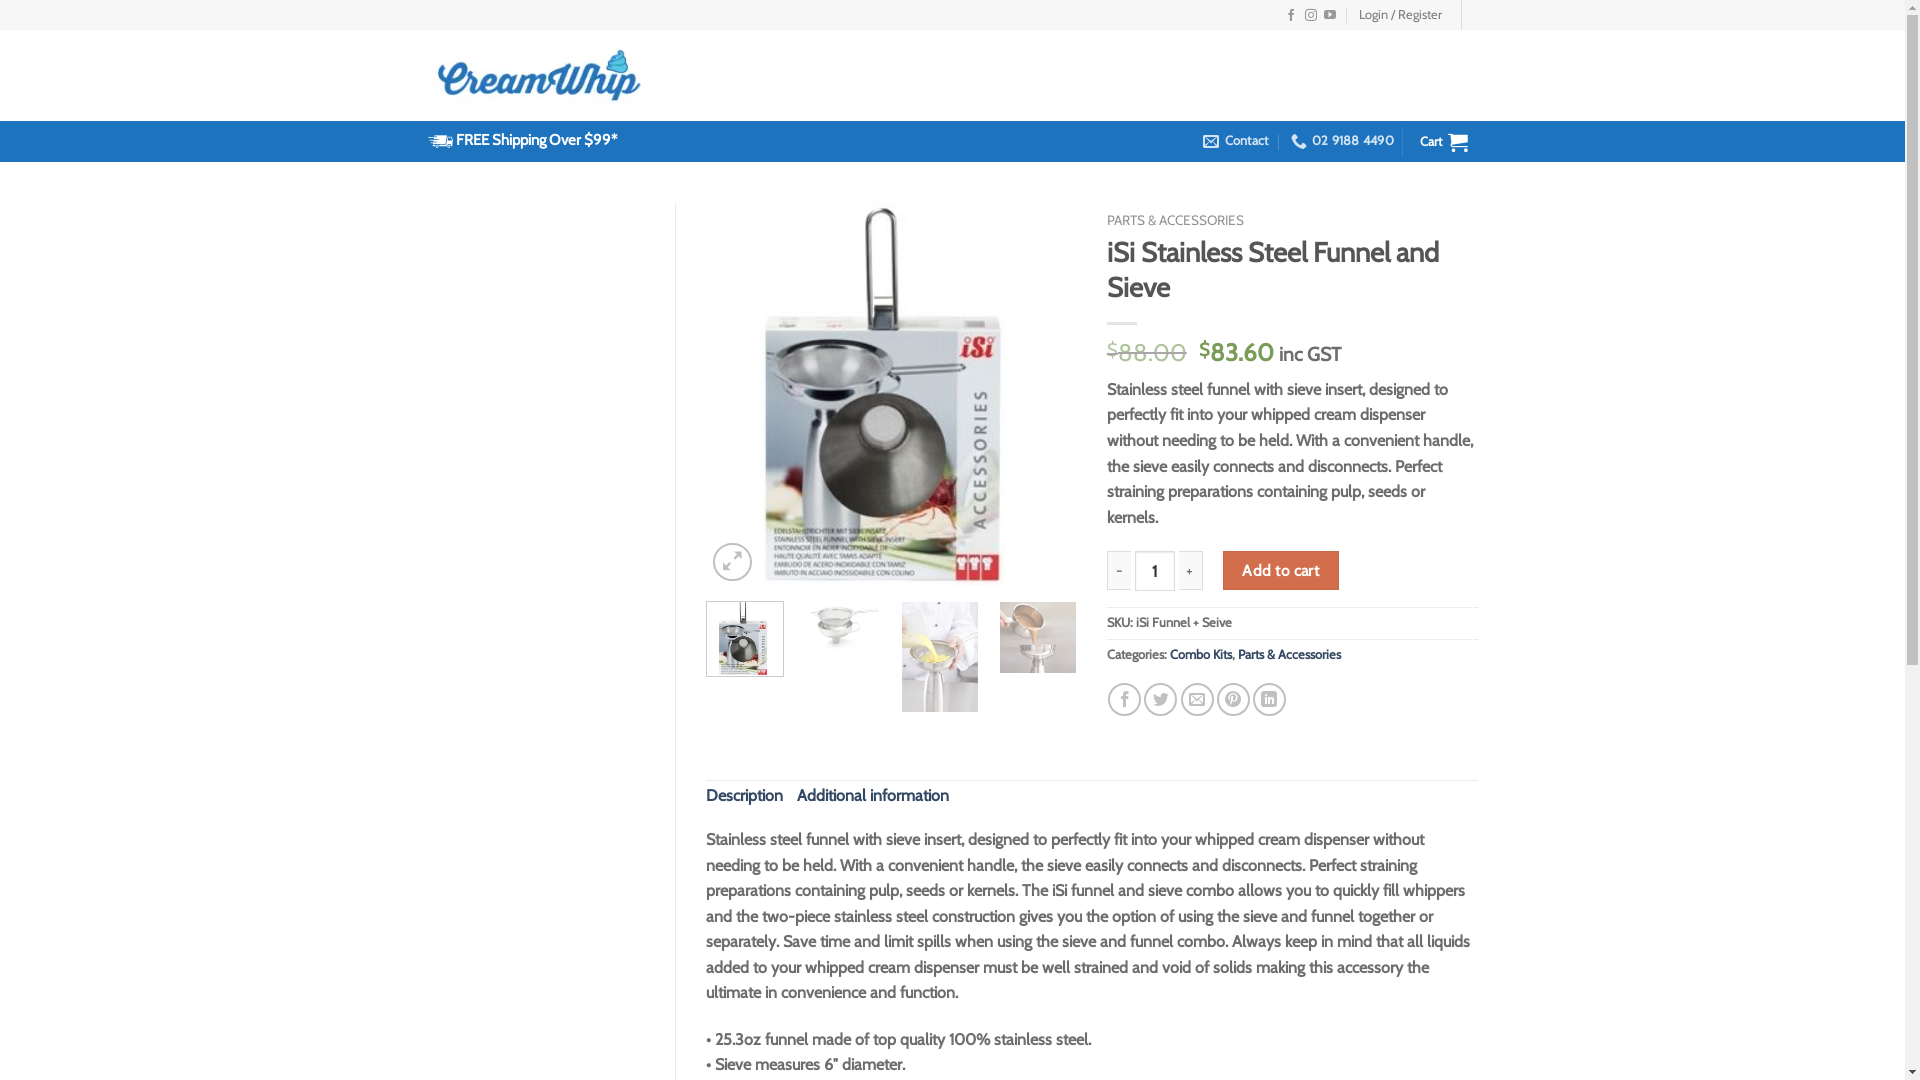  What do you see at coordinates (1342, 140) in the screenshot?
I see `'02 9188 4490'` at bounding box center [1342, 140].